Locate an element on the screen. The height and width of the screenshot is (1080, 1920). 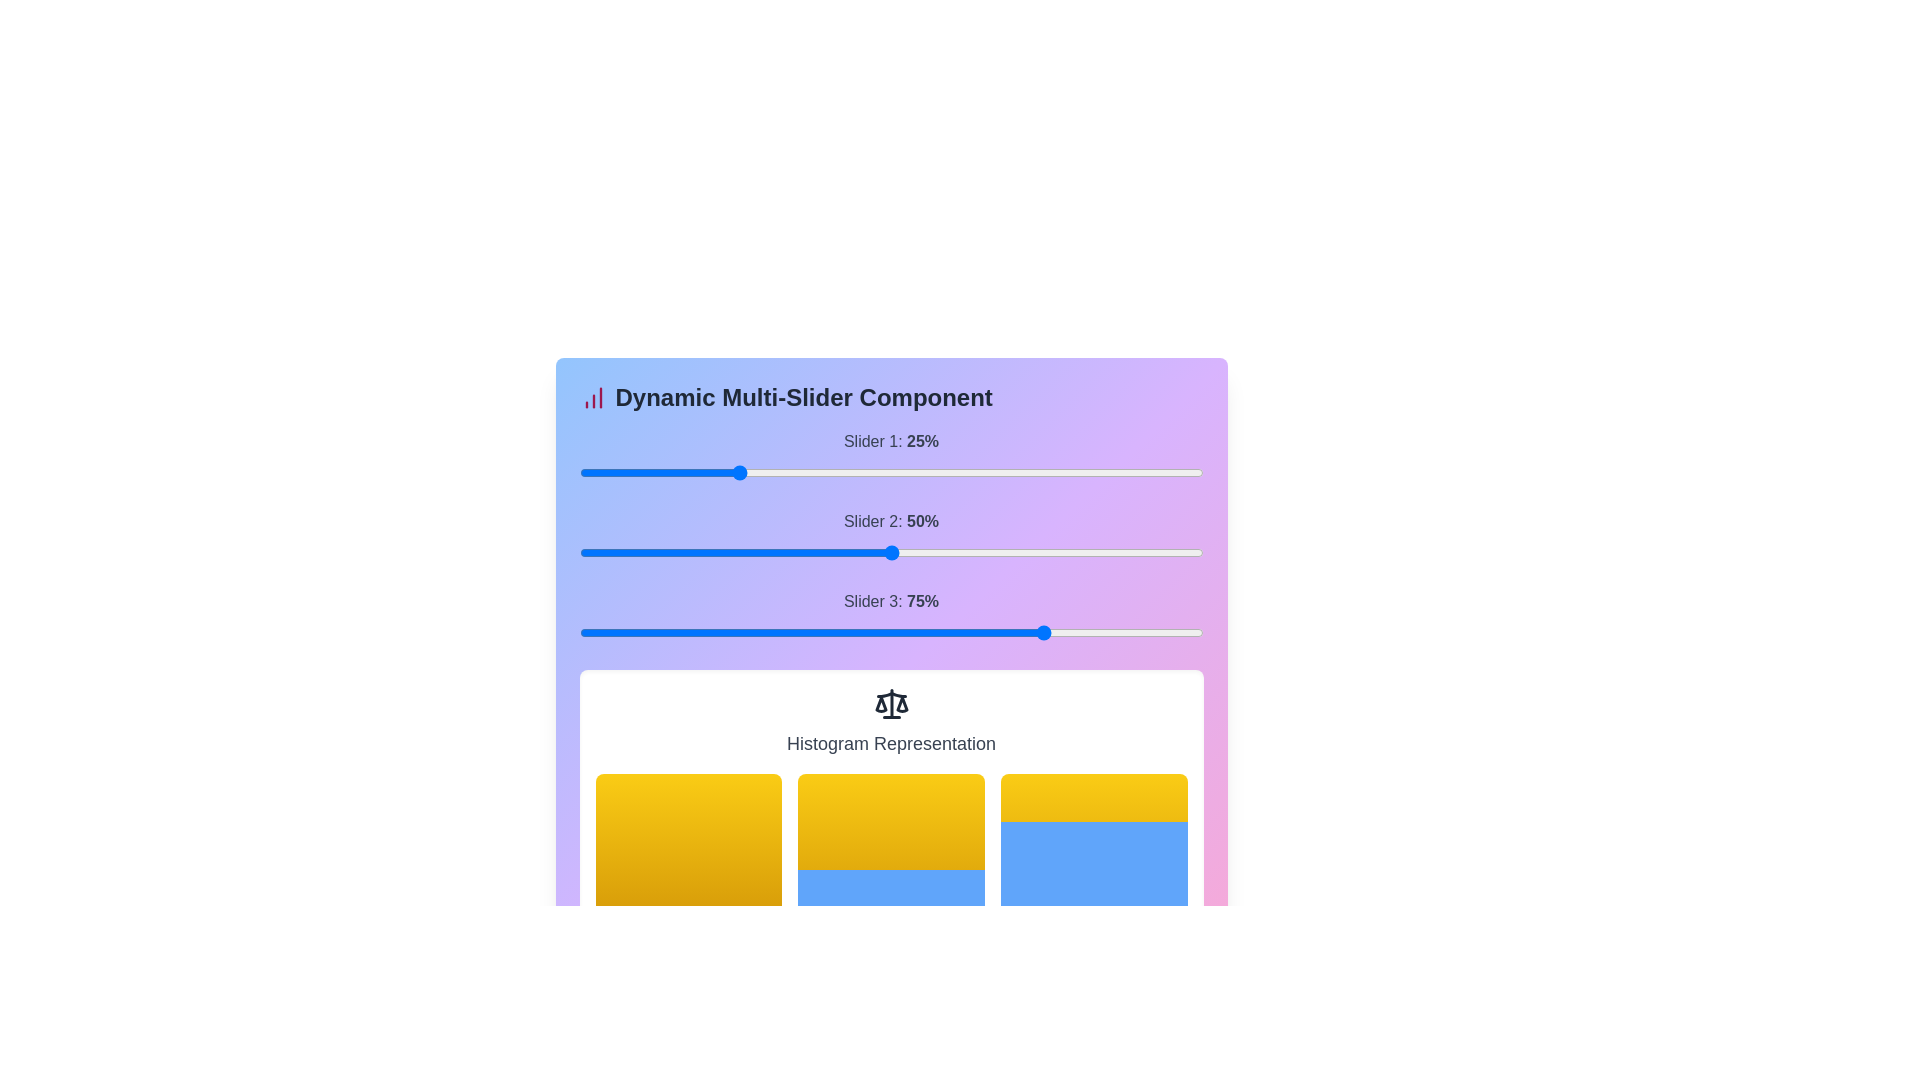
the slider 1 to 24% to observe histogram changes is located at coordinates (966, 473).